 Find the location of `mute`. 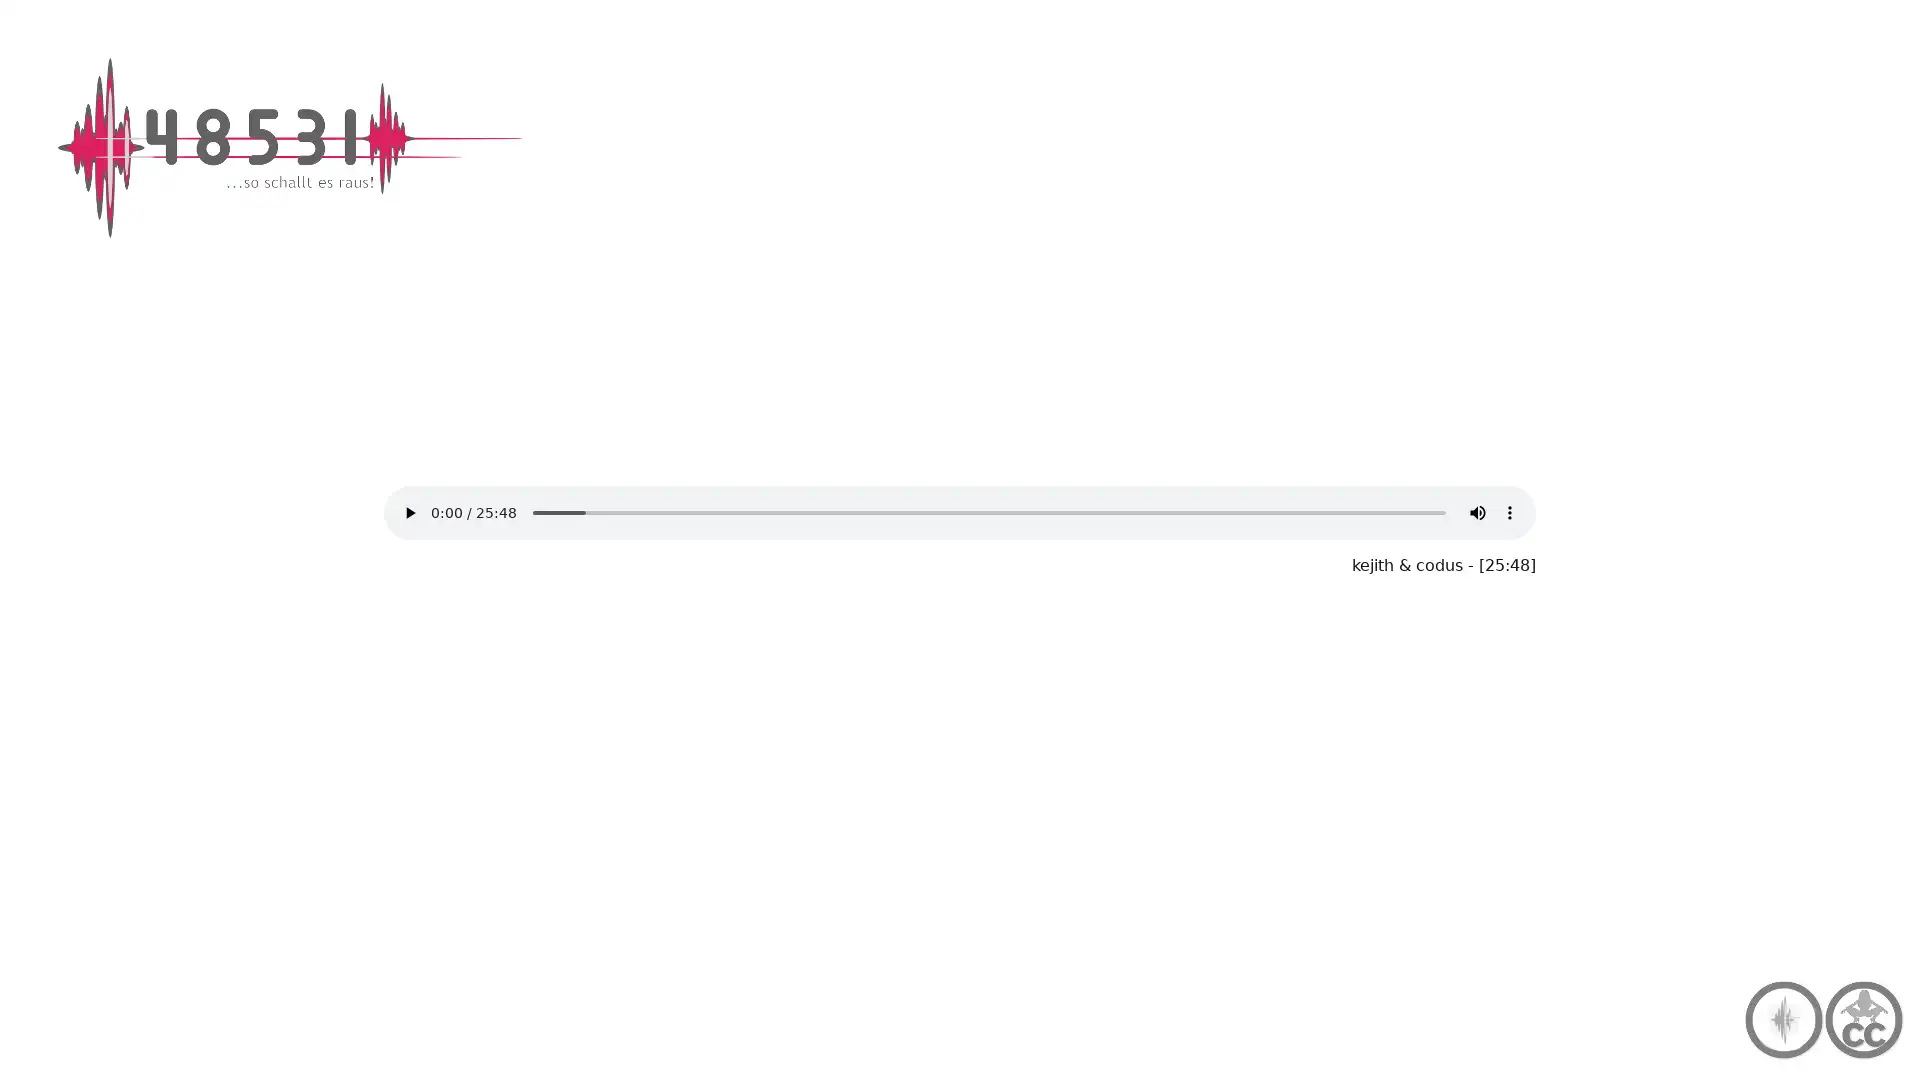

mute is located at coordinates (1478, 512).